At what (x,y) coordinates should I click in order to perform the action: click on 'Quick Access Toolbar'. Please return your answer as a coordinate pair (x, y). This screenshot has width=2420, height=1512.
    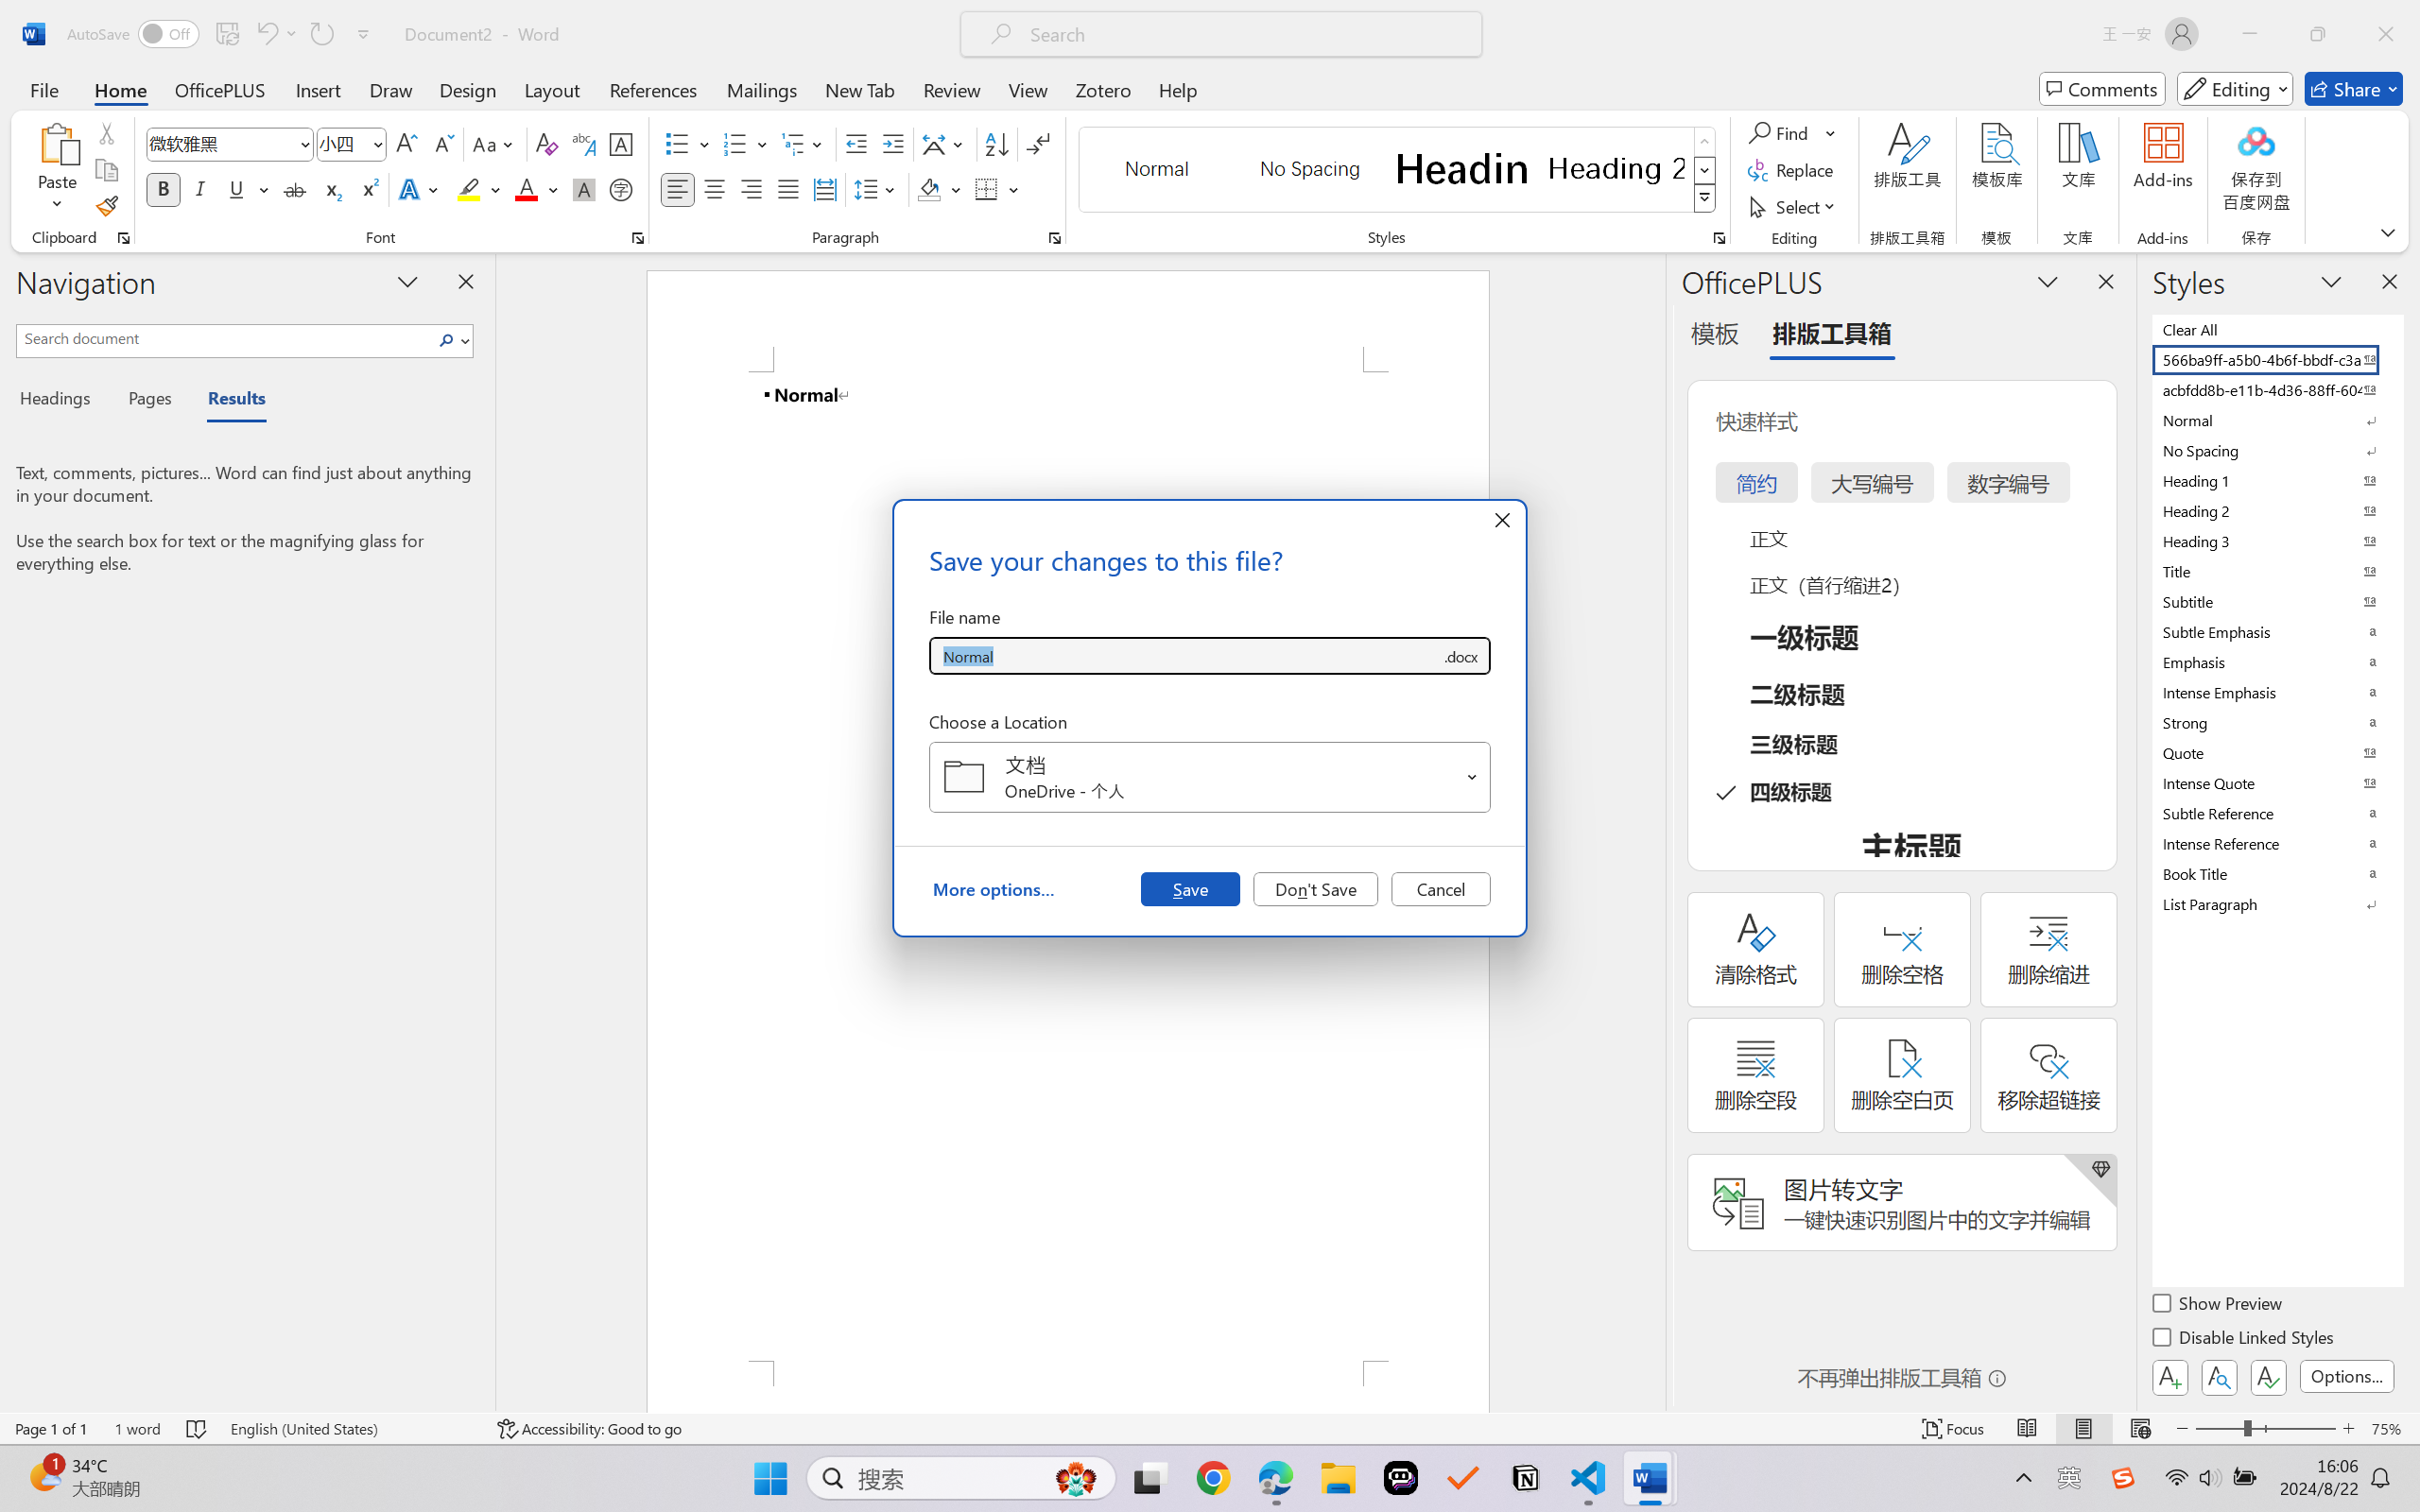
    Looking at the image, I should click on (222, 33).